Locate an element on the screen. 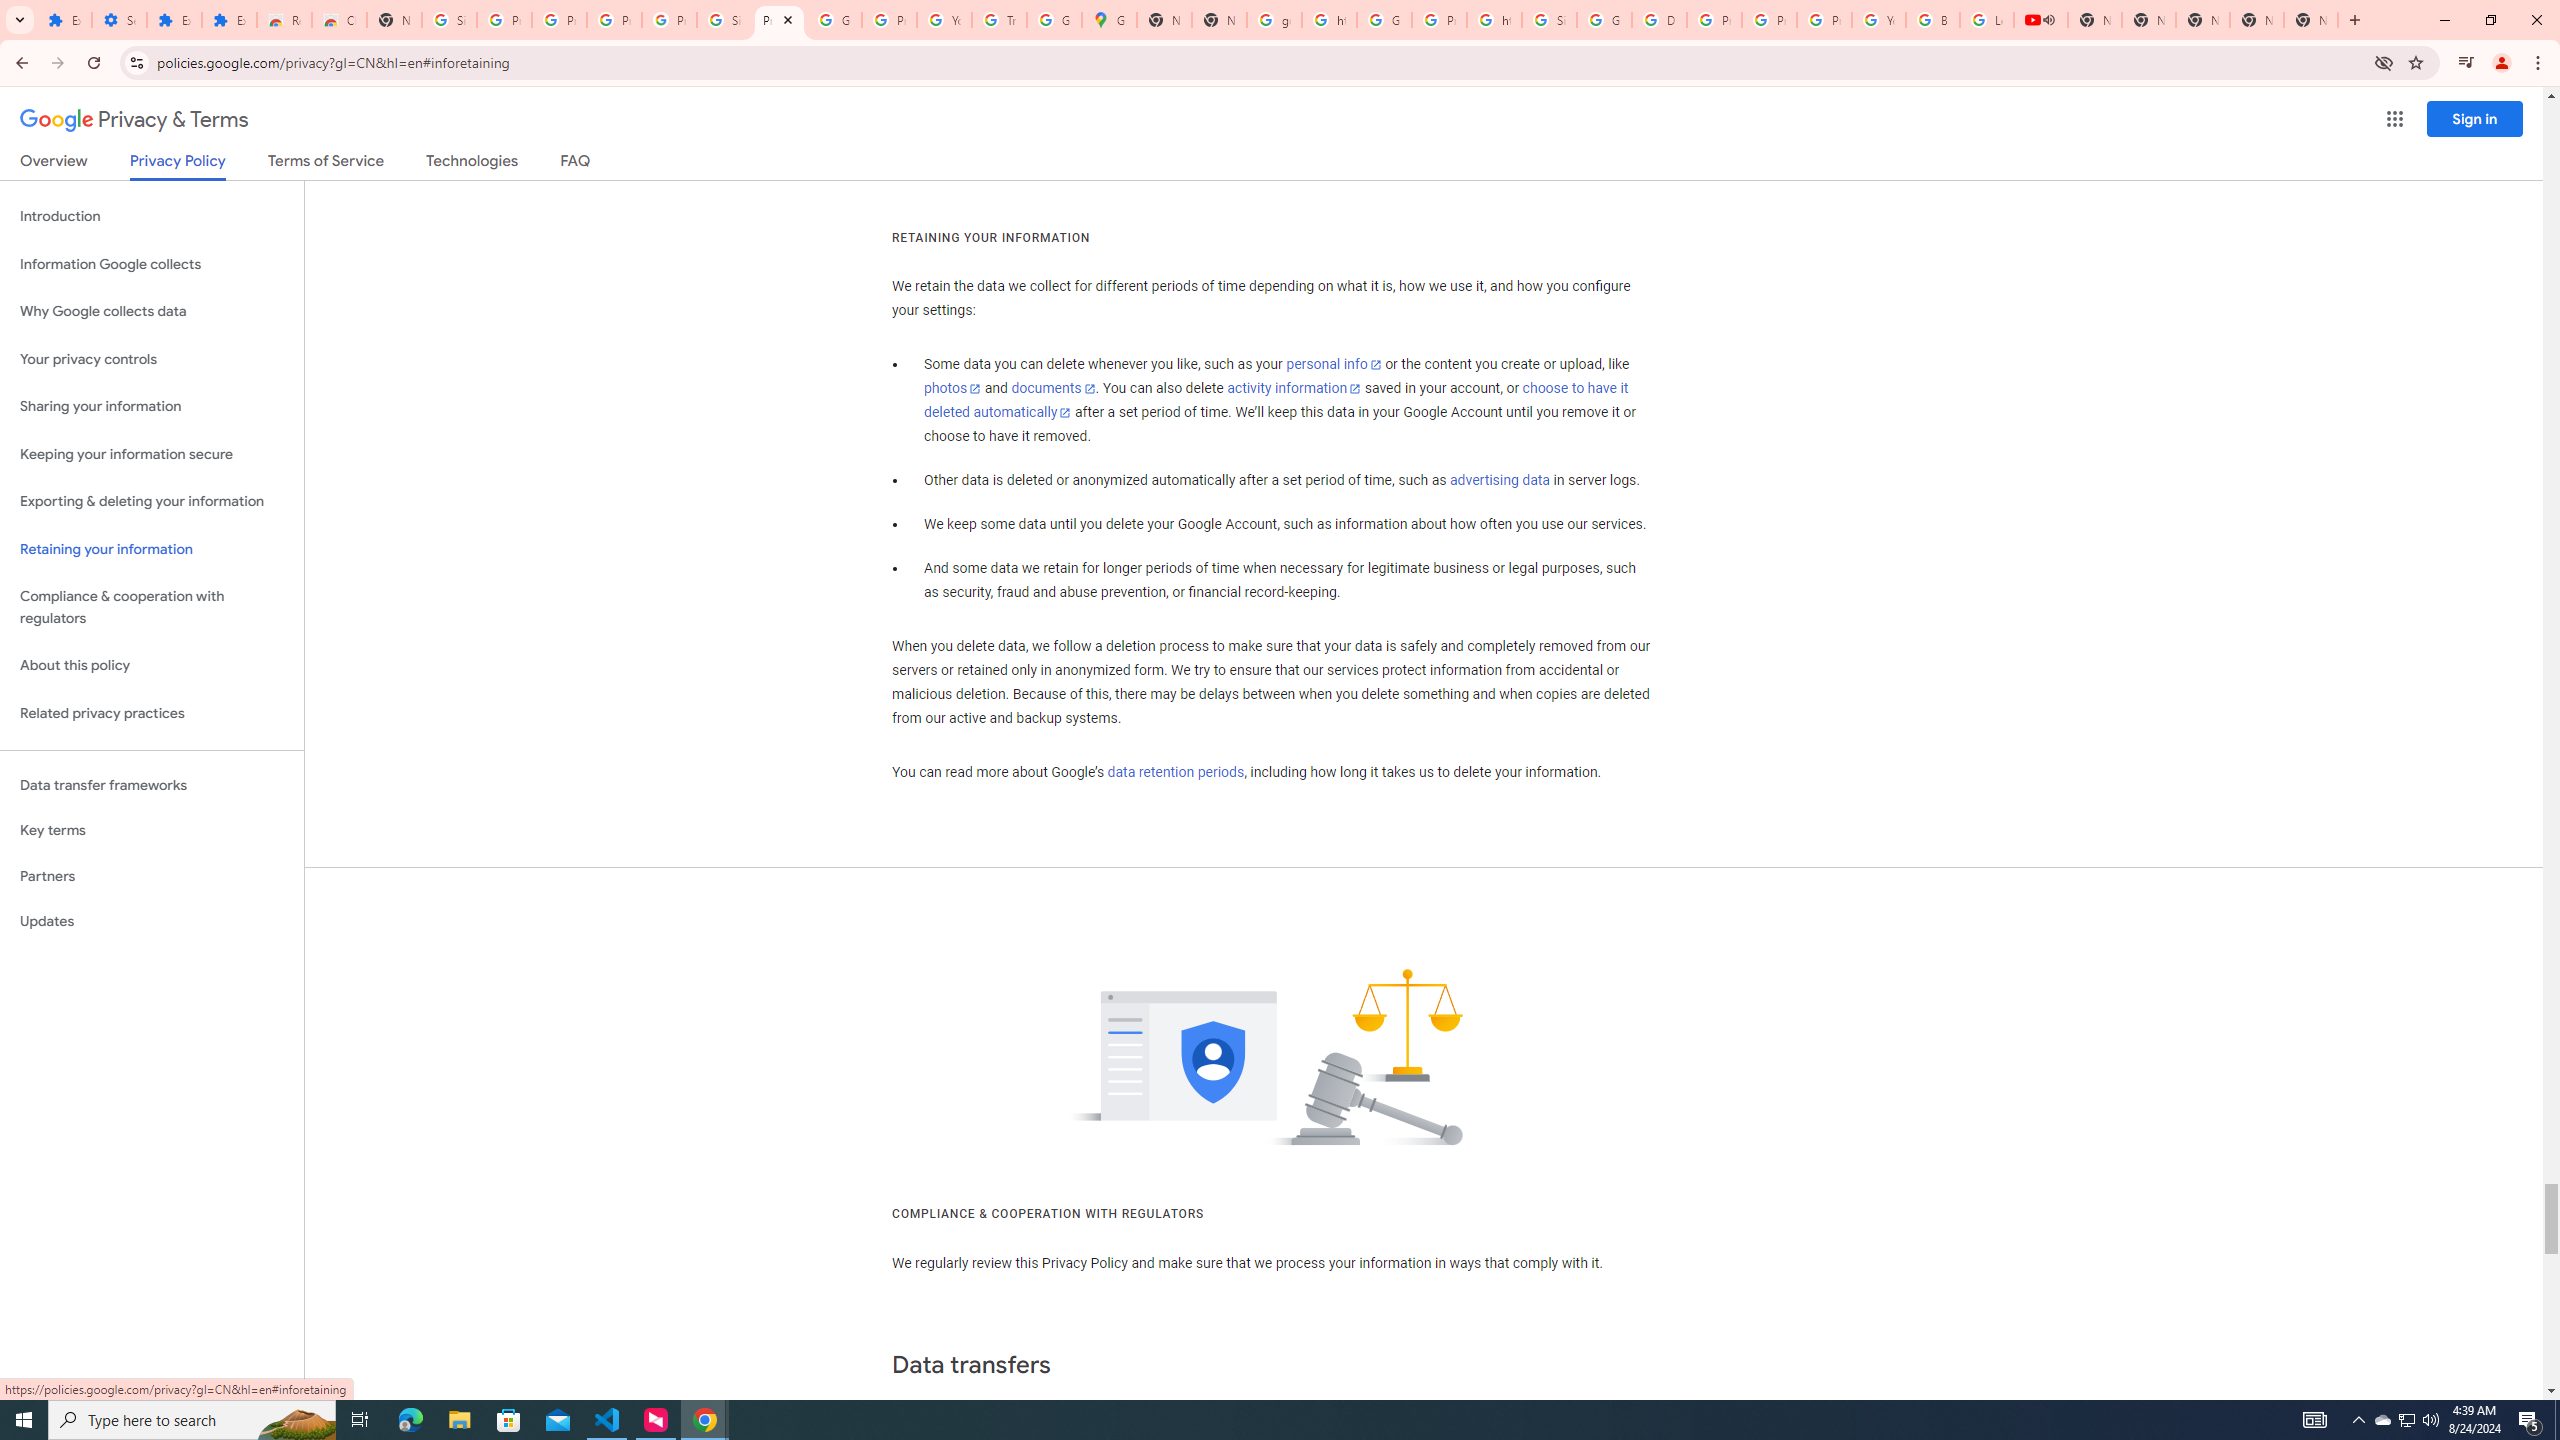 The height and width of the screenshot is (1440, 2560). 'Privacy & Terms' is located at coordinates (134, 119).